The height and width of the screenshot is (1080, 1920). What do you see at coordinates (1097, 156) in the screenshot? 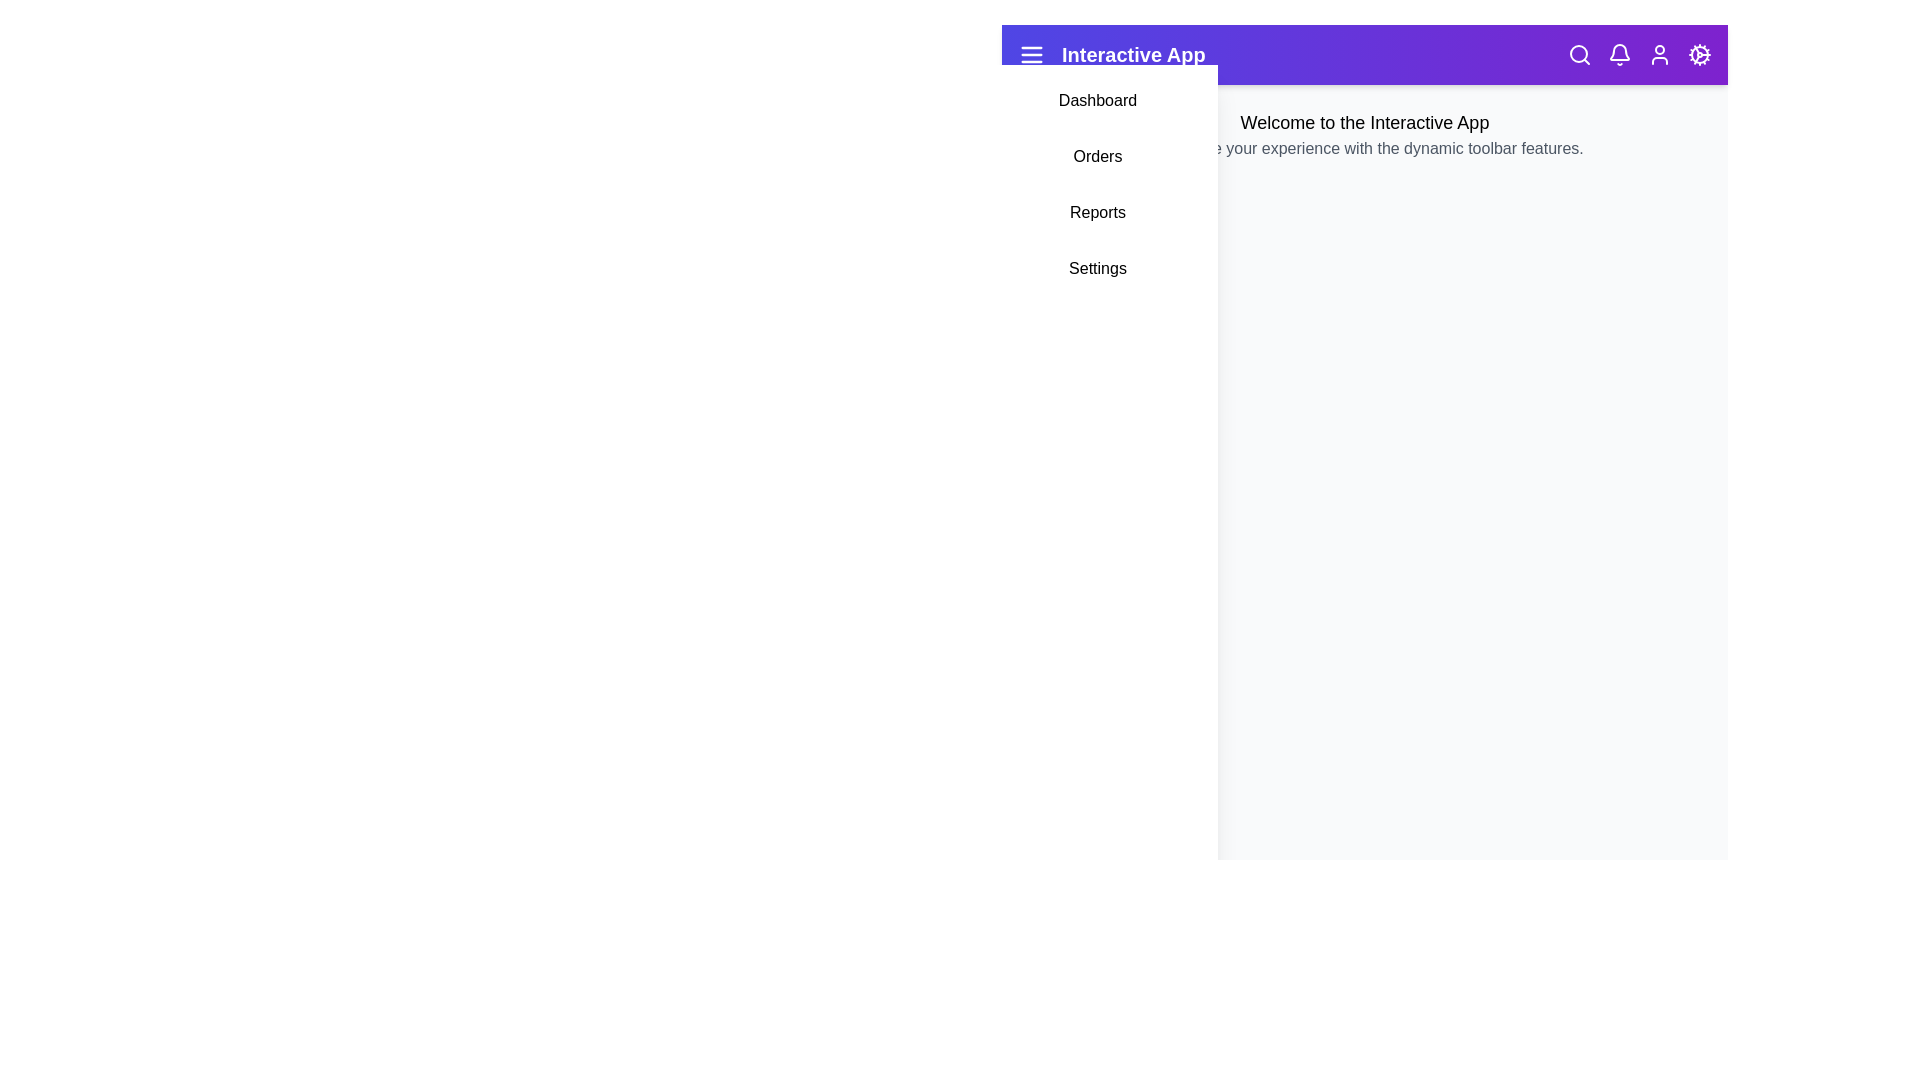
I see `the sidebar menu item labeled Orders` at bounding box center [1097, 156].